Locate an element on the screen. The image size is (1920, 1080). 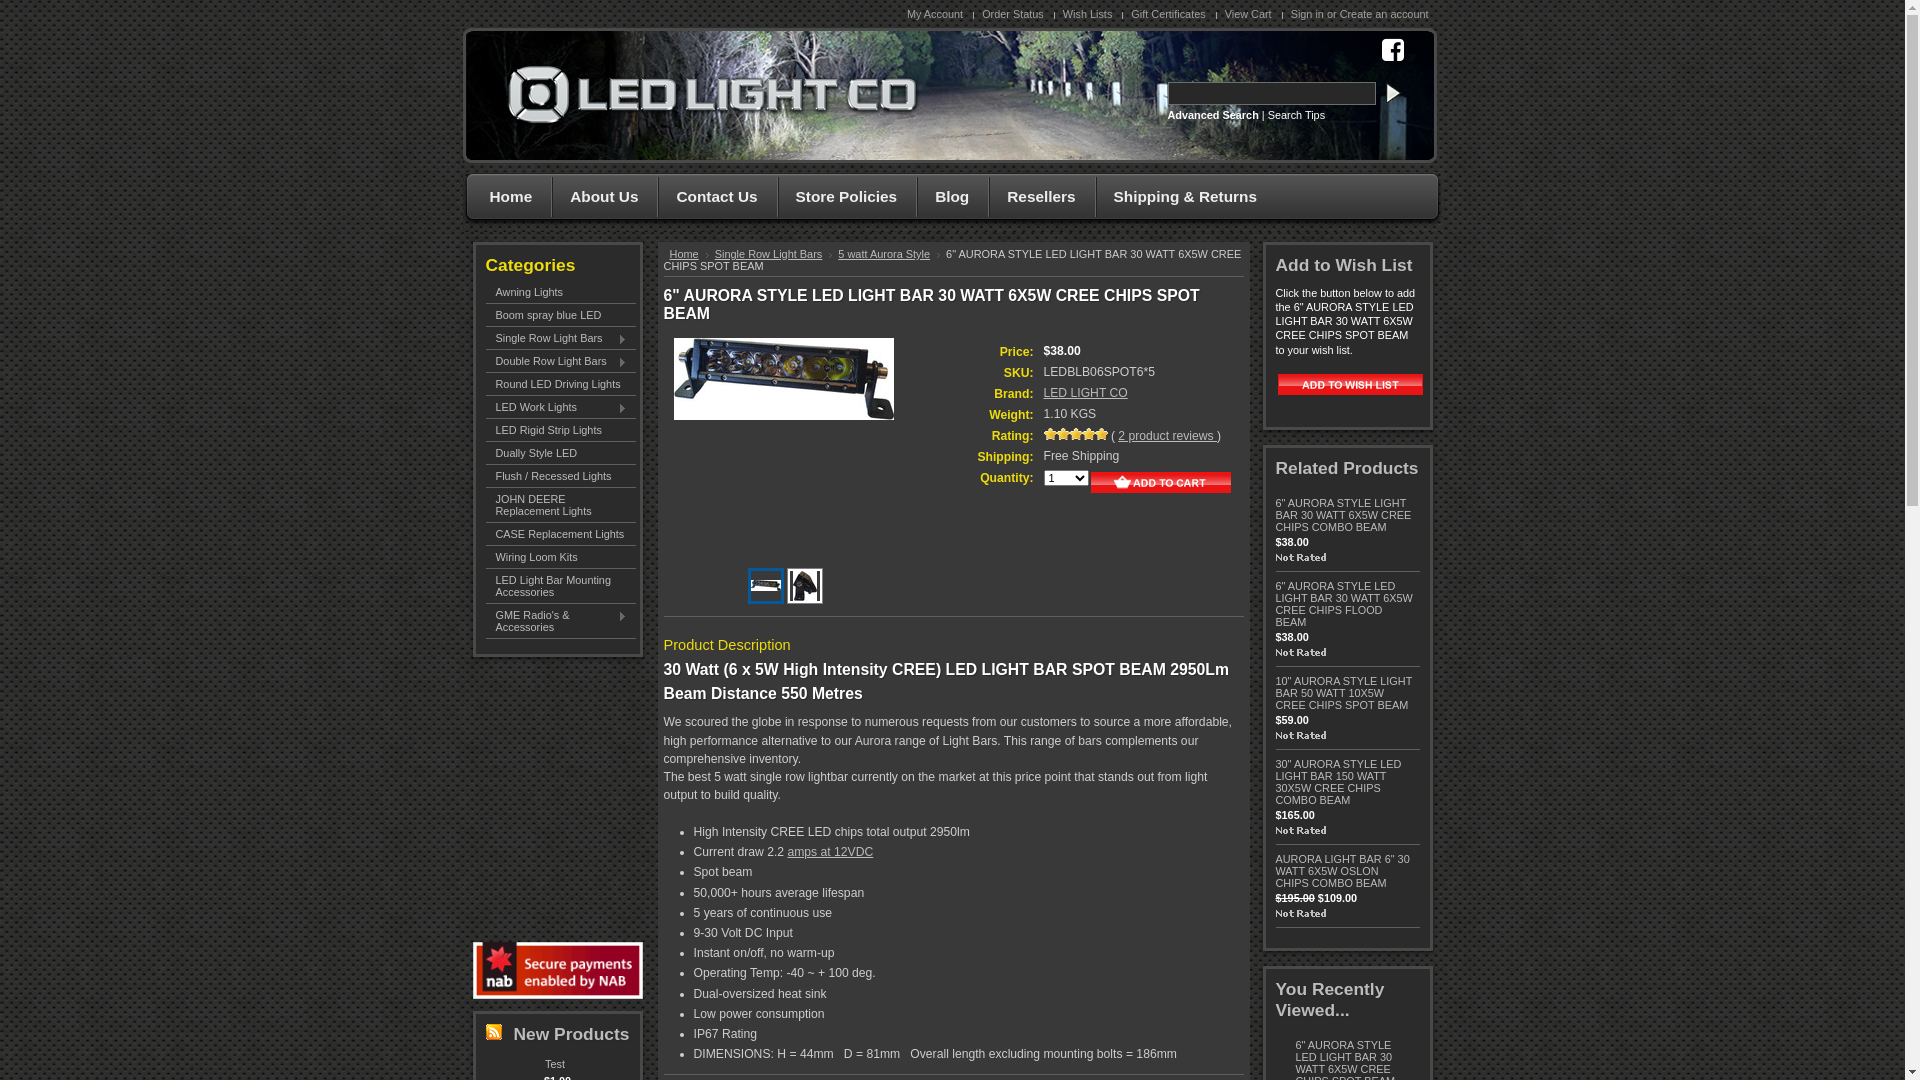
'Order Status' is located at coordinates (1015, 14).